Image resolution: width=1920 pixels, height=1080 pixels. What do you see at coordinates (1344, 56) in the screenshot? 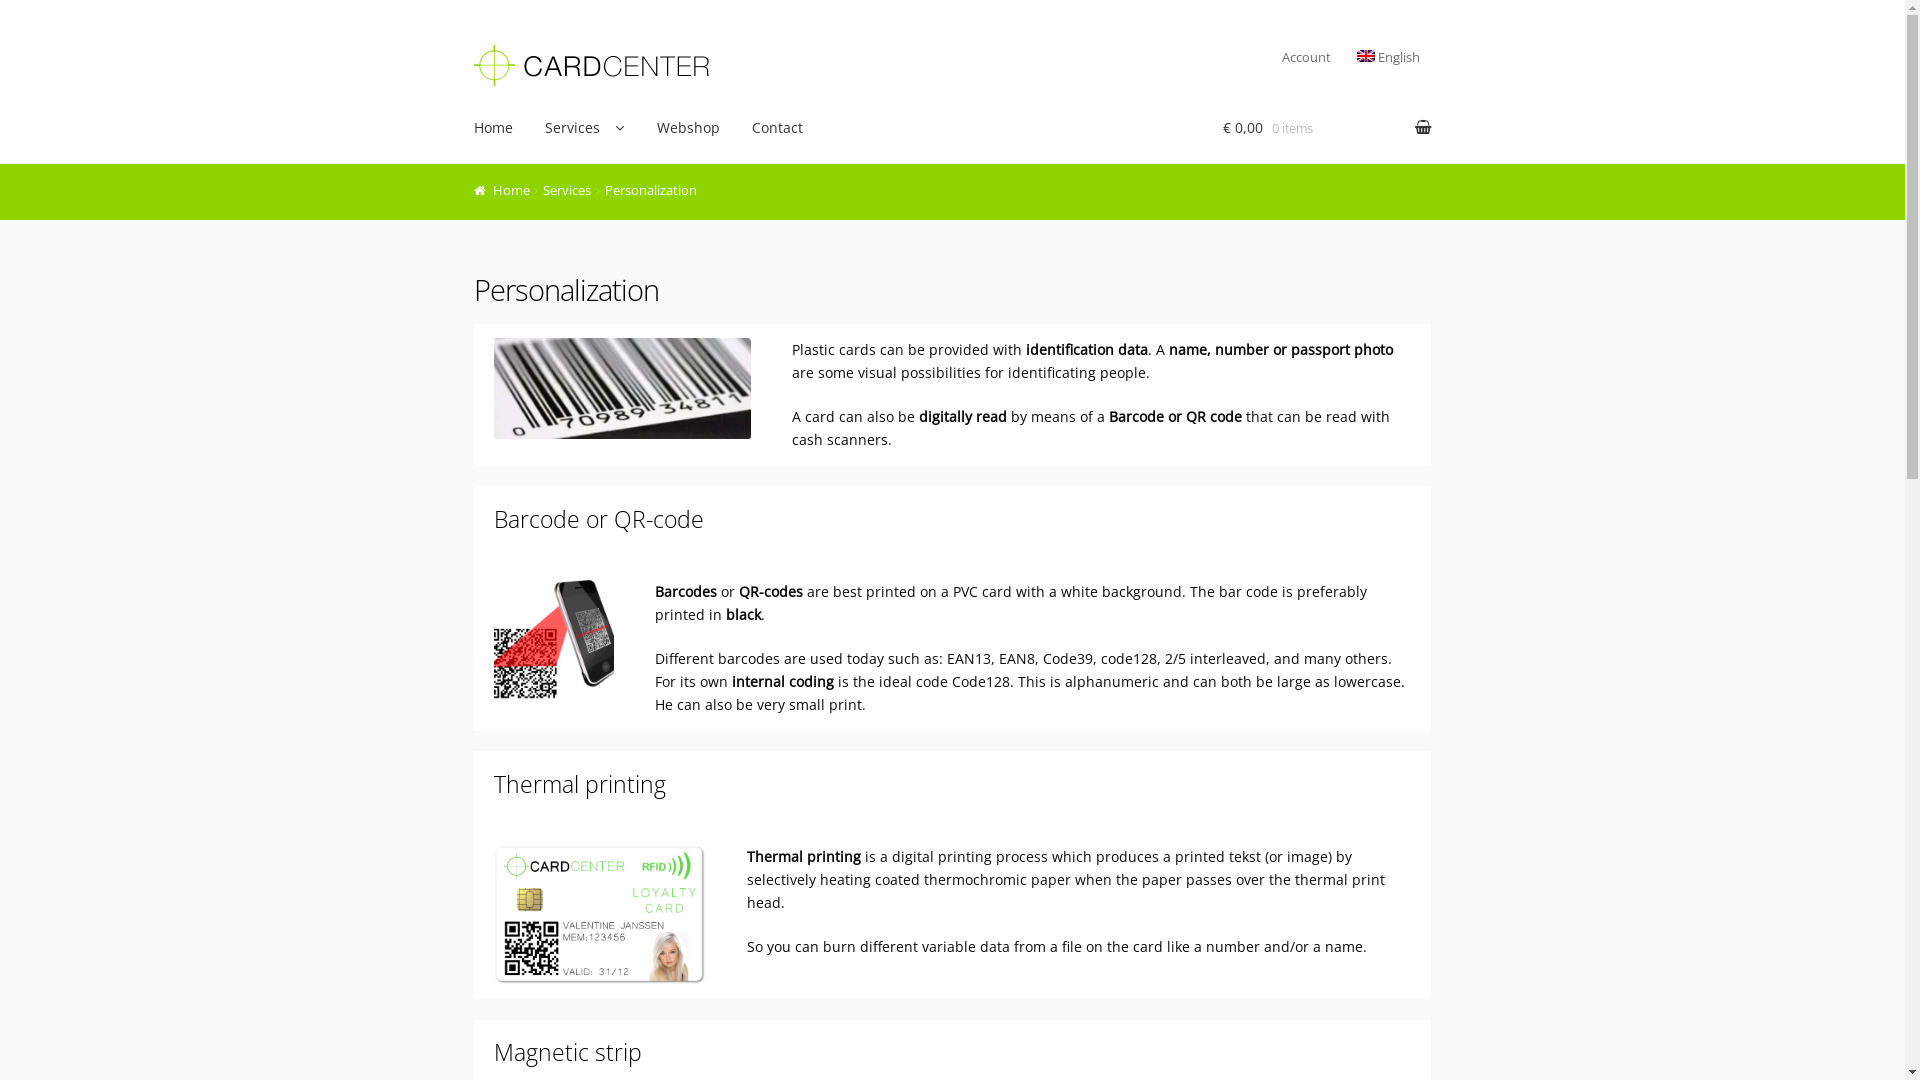
I see `'English'` at bounding box center [1344, 56].